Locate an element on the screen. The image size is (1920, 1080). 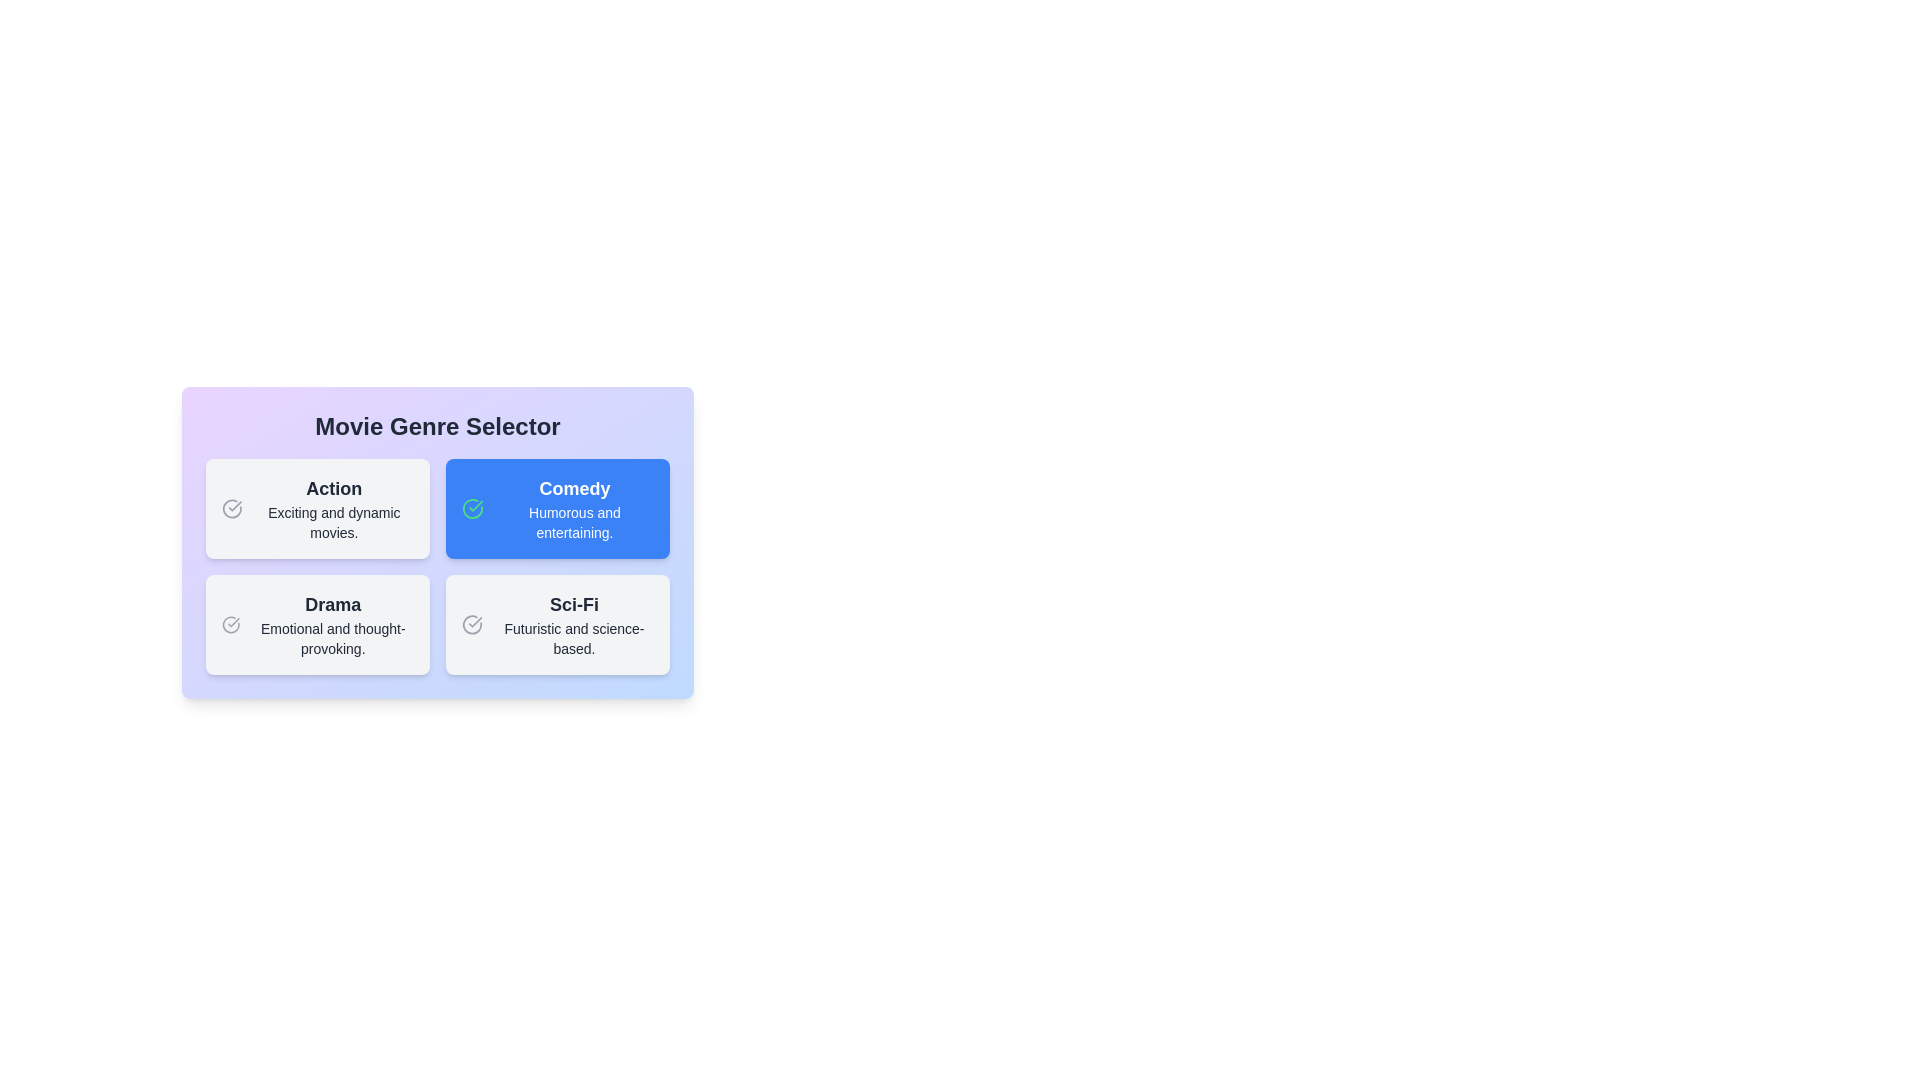
the description of the genre Drama and read its text is located at coordinates (316, 623).